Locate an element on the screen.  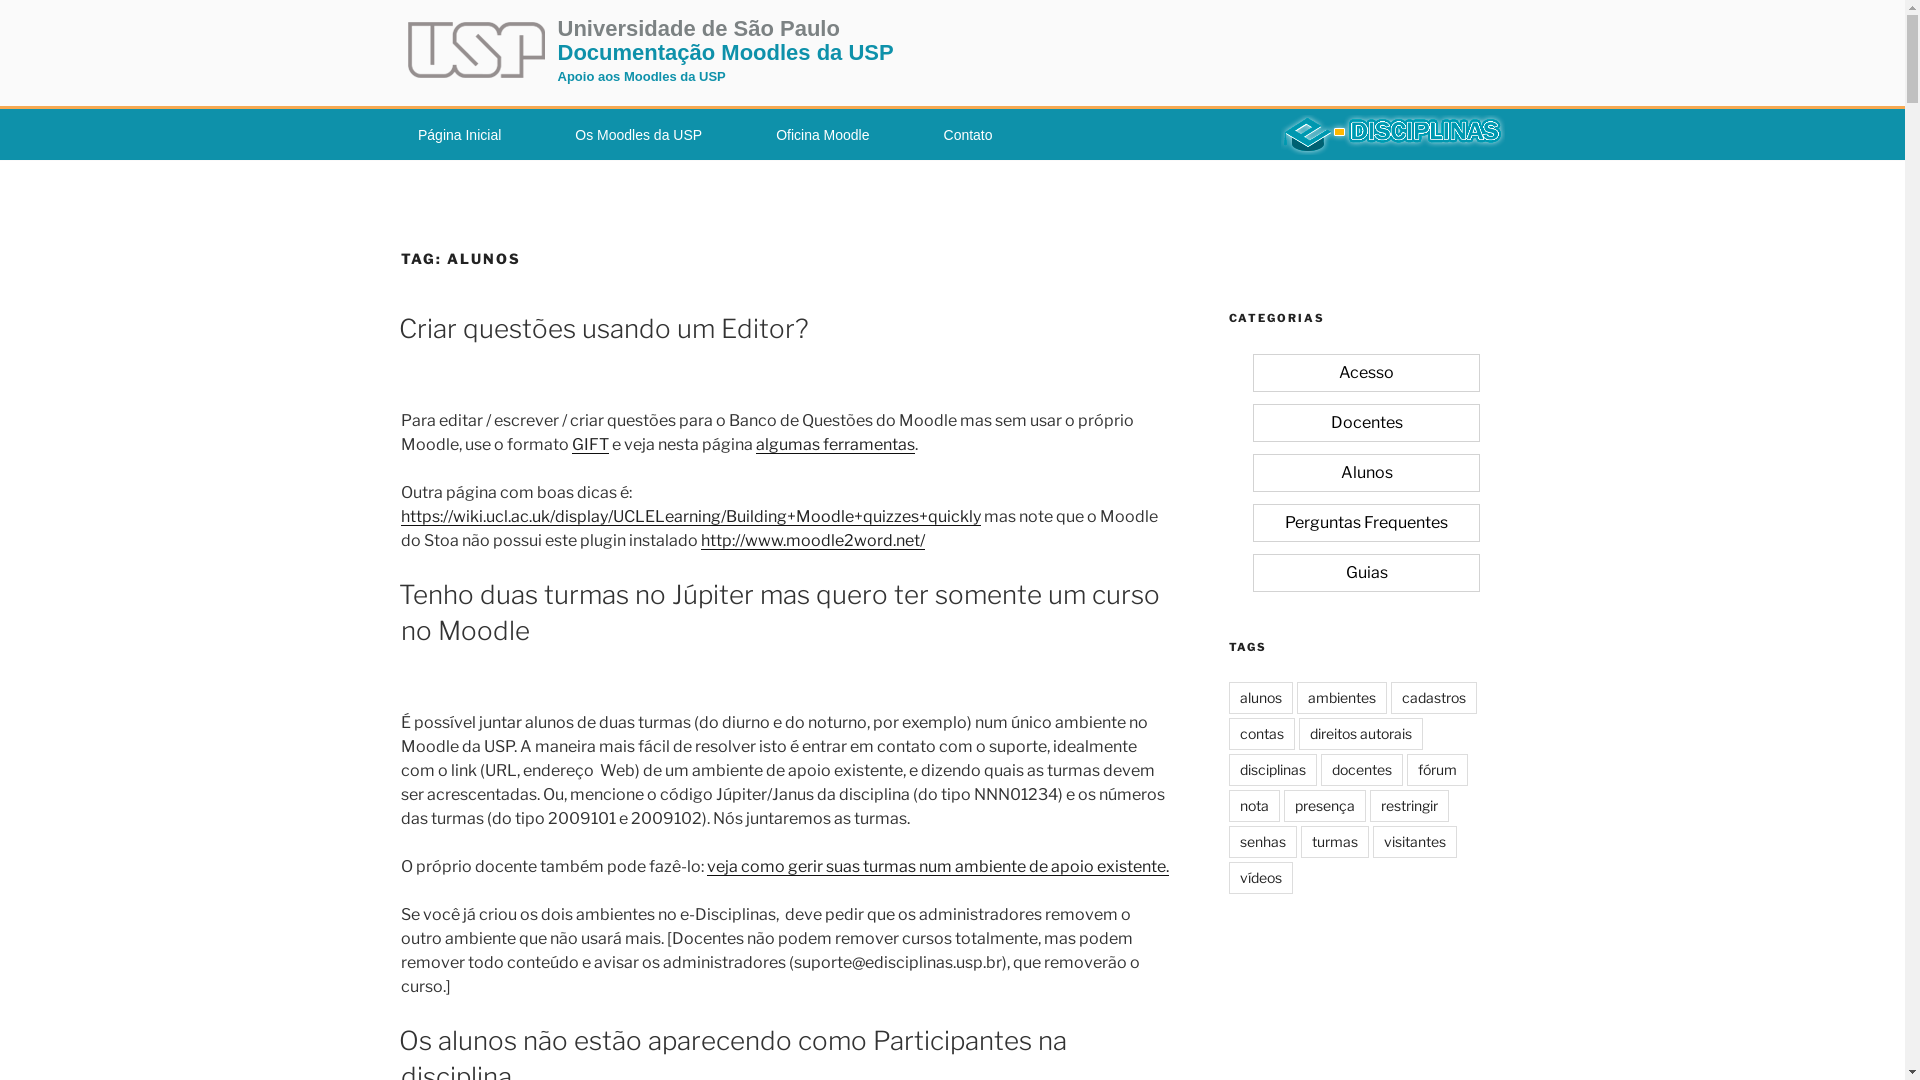
'alunos' is located at coordinates (1258, 697).